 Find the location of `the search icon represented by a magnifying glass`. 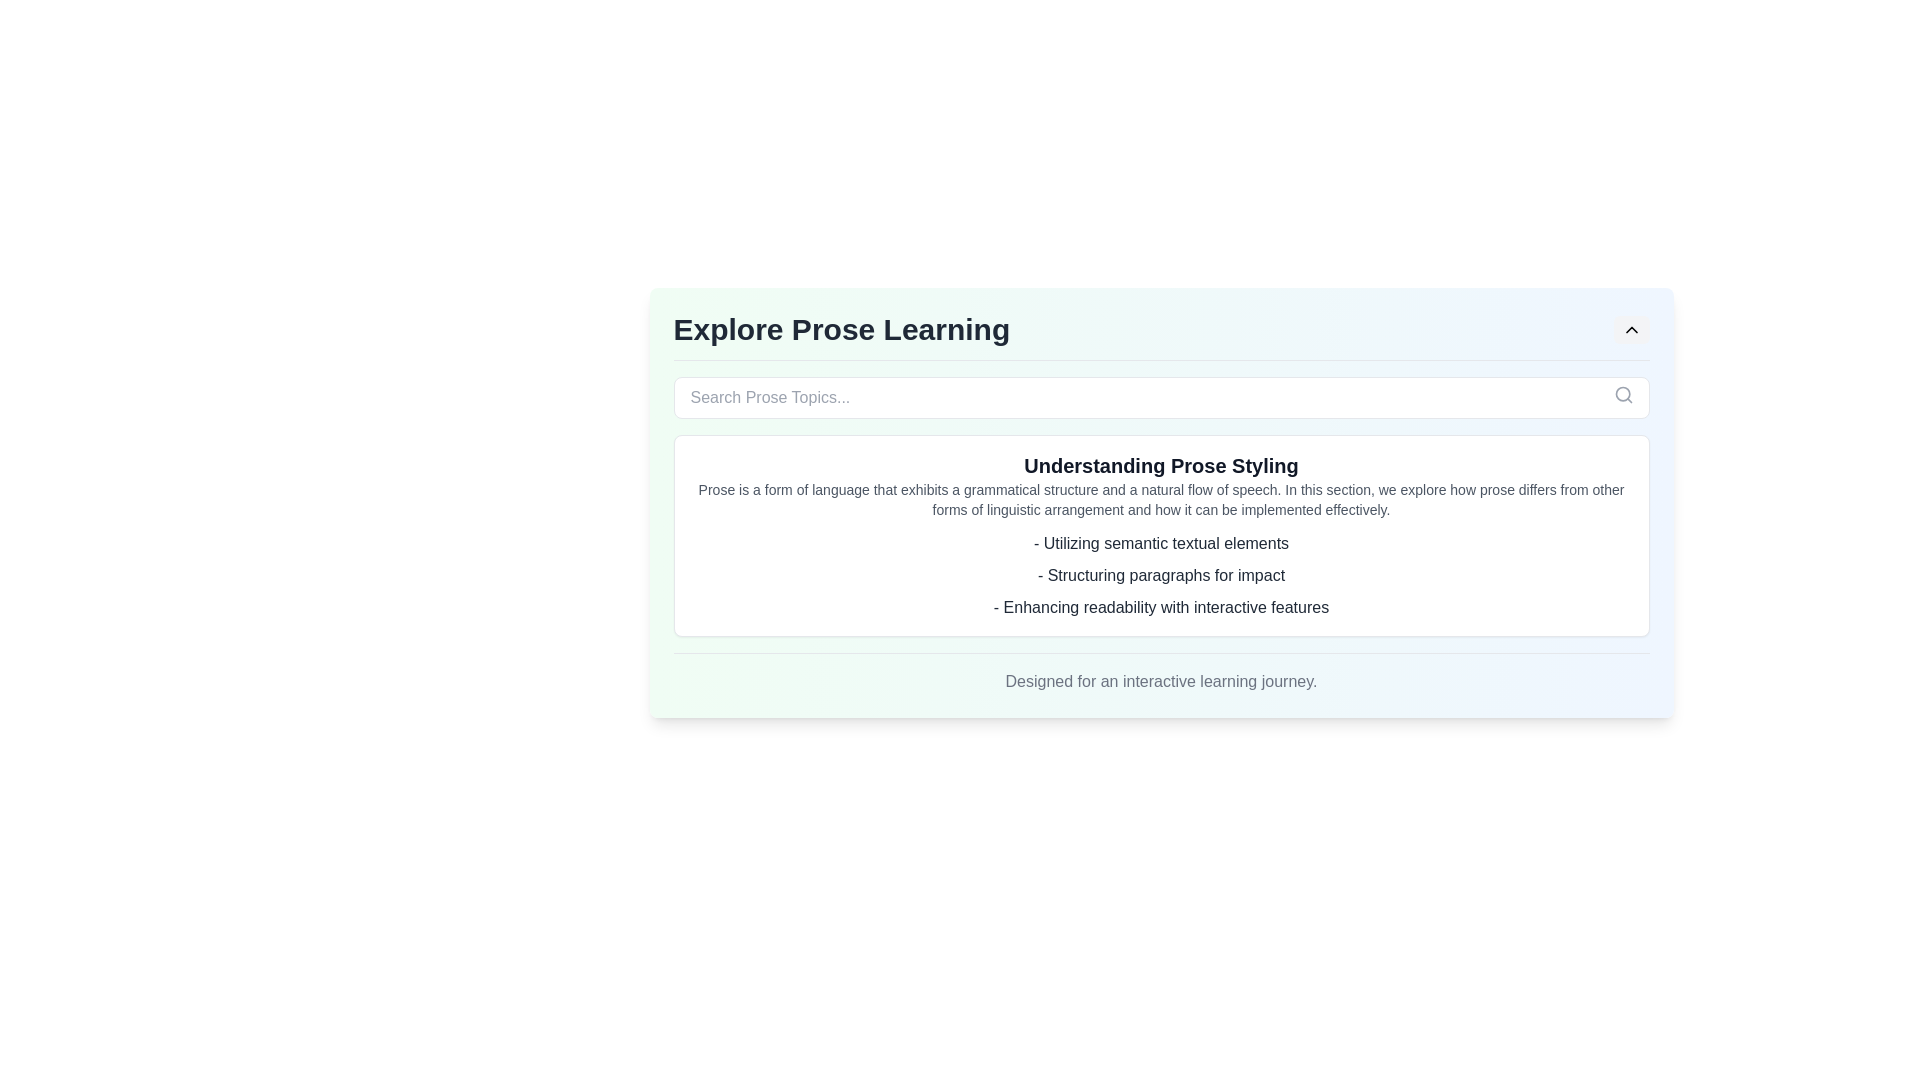

the search icon represented by a magnifying glass is located at coordinates (1623, 394).